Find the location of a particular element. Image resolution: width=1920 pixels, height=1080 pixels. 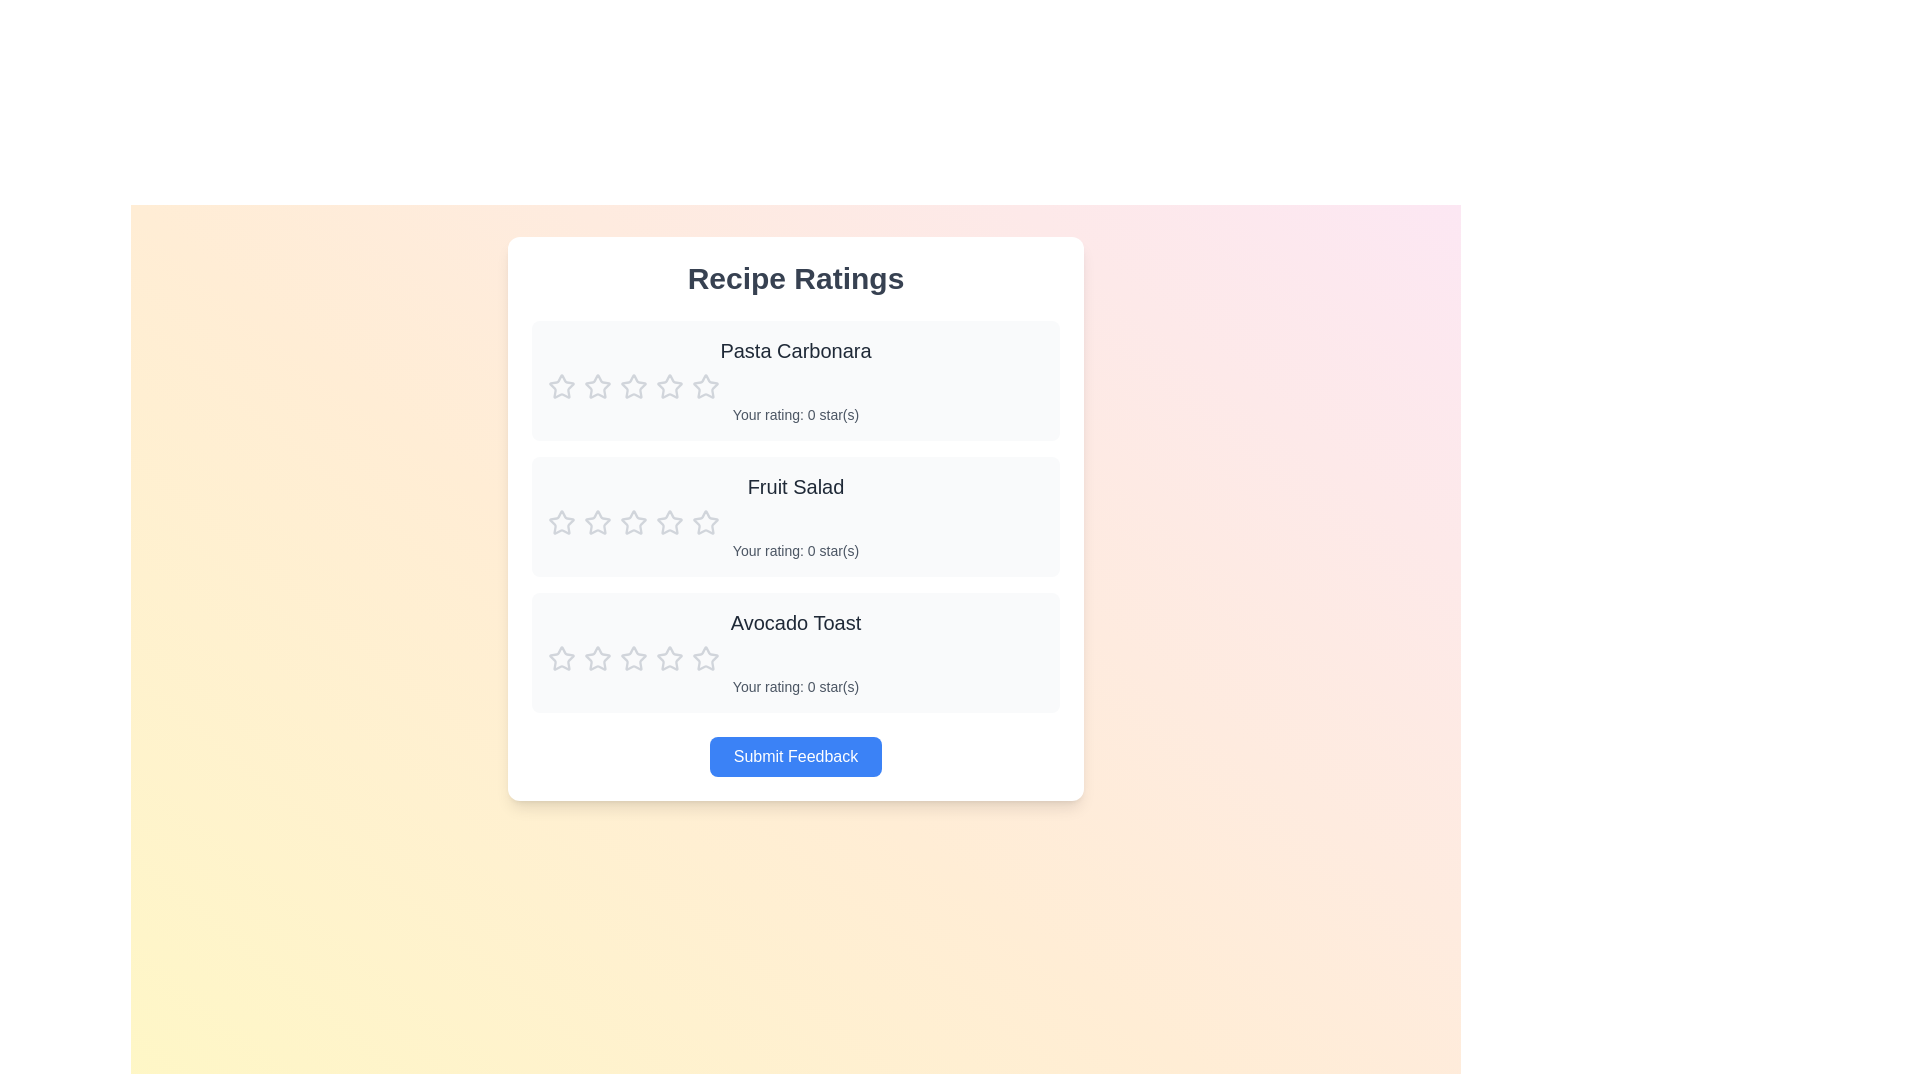

the first star icon in the horizontal set of five stars under the 'Fruit Salad' recipe is located at coordinates (560, 522).